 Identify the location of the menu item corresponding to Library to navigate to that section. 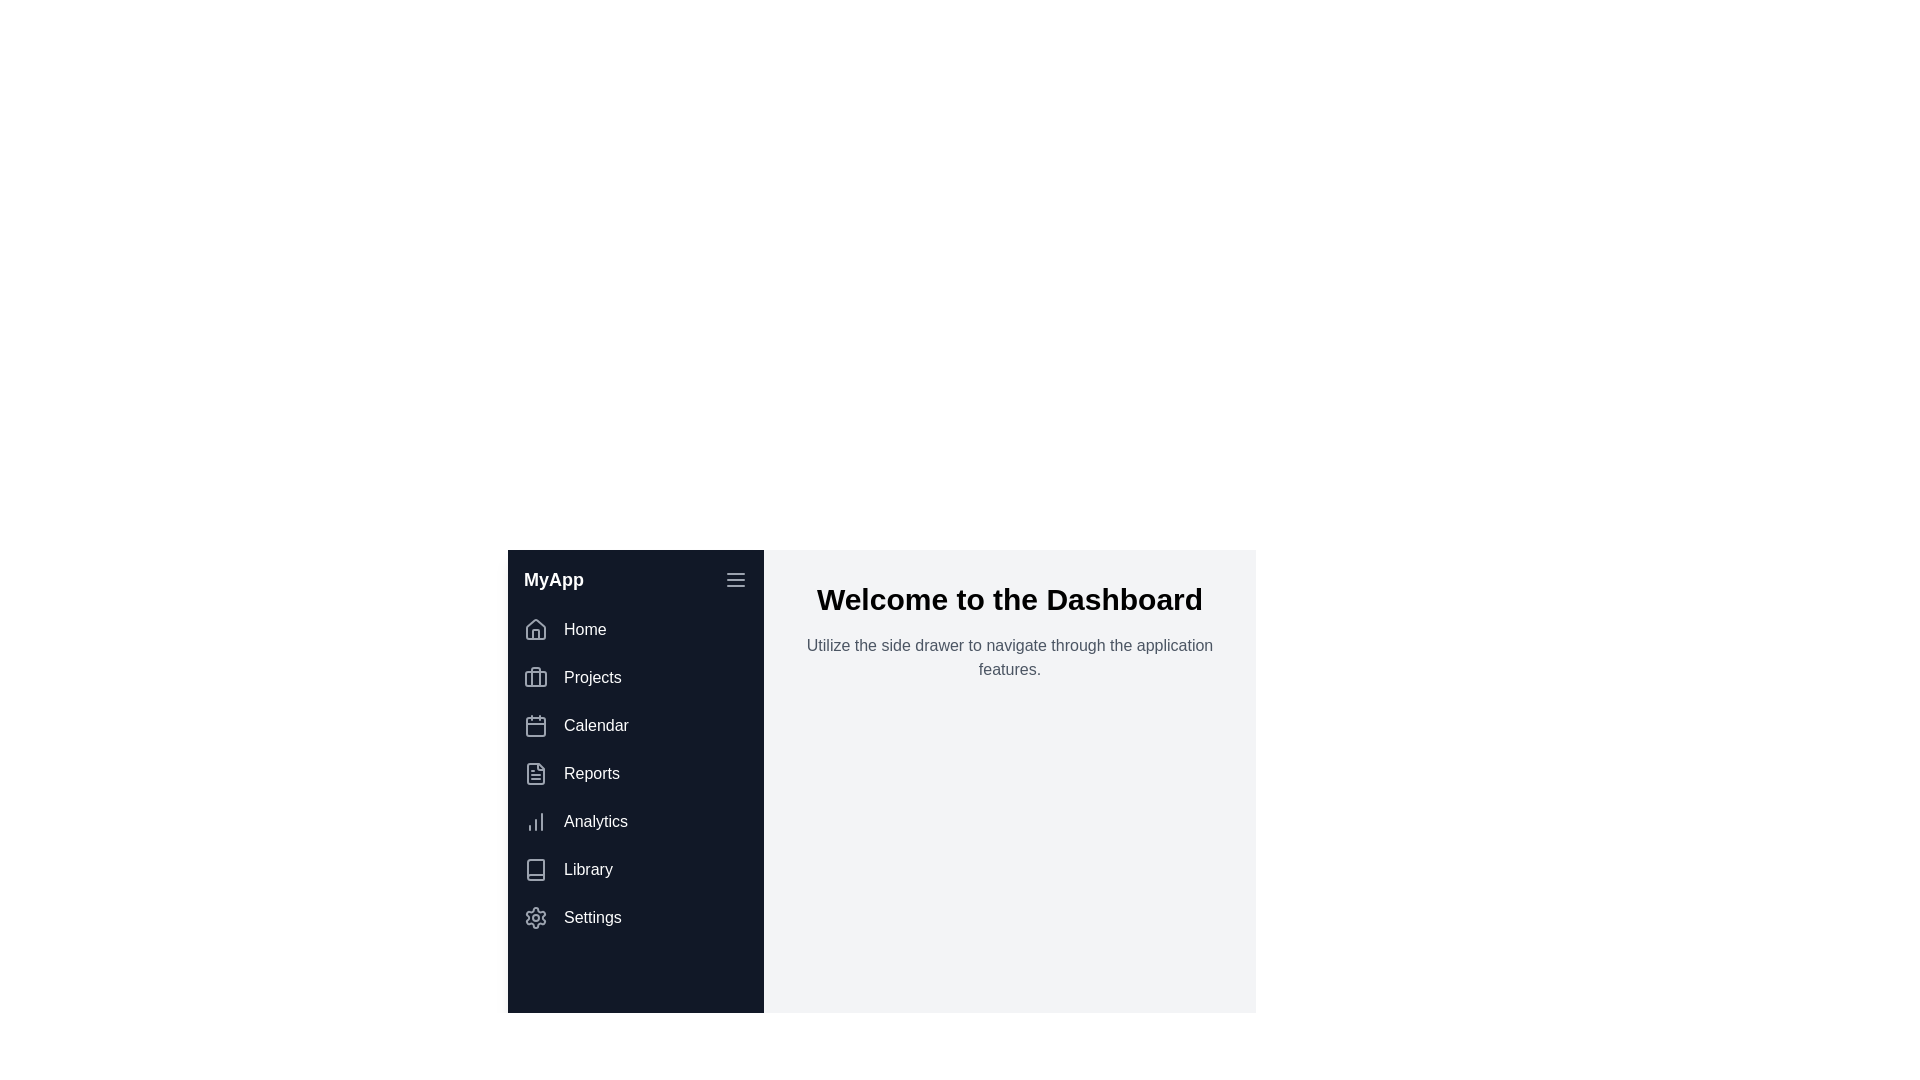
(634, 869).